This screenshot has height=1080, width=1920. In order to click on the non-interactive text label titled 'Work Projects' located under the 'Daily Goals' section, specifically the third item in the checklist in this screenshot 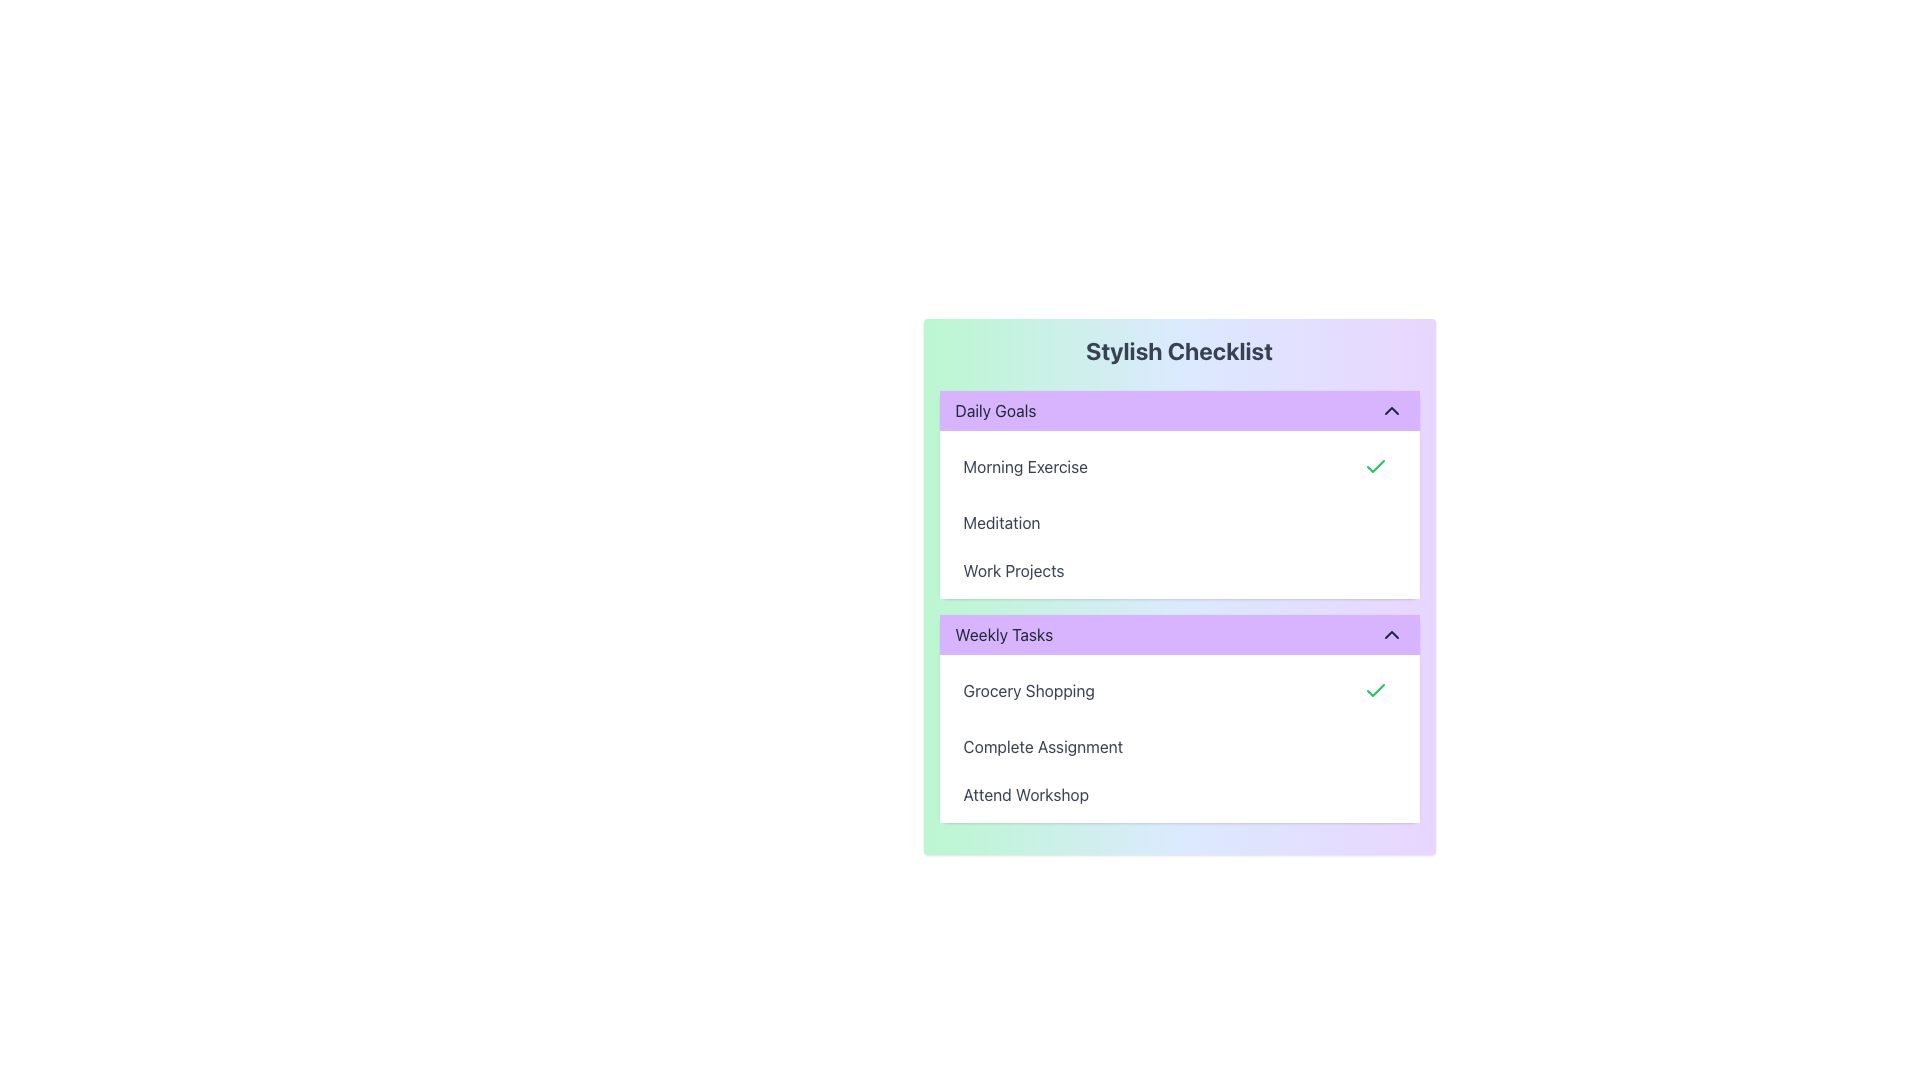, I will do `click(1013, 570)`.